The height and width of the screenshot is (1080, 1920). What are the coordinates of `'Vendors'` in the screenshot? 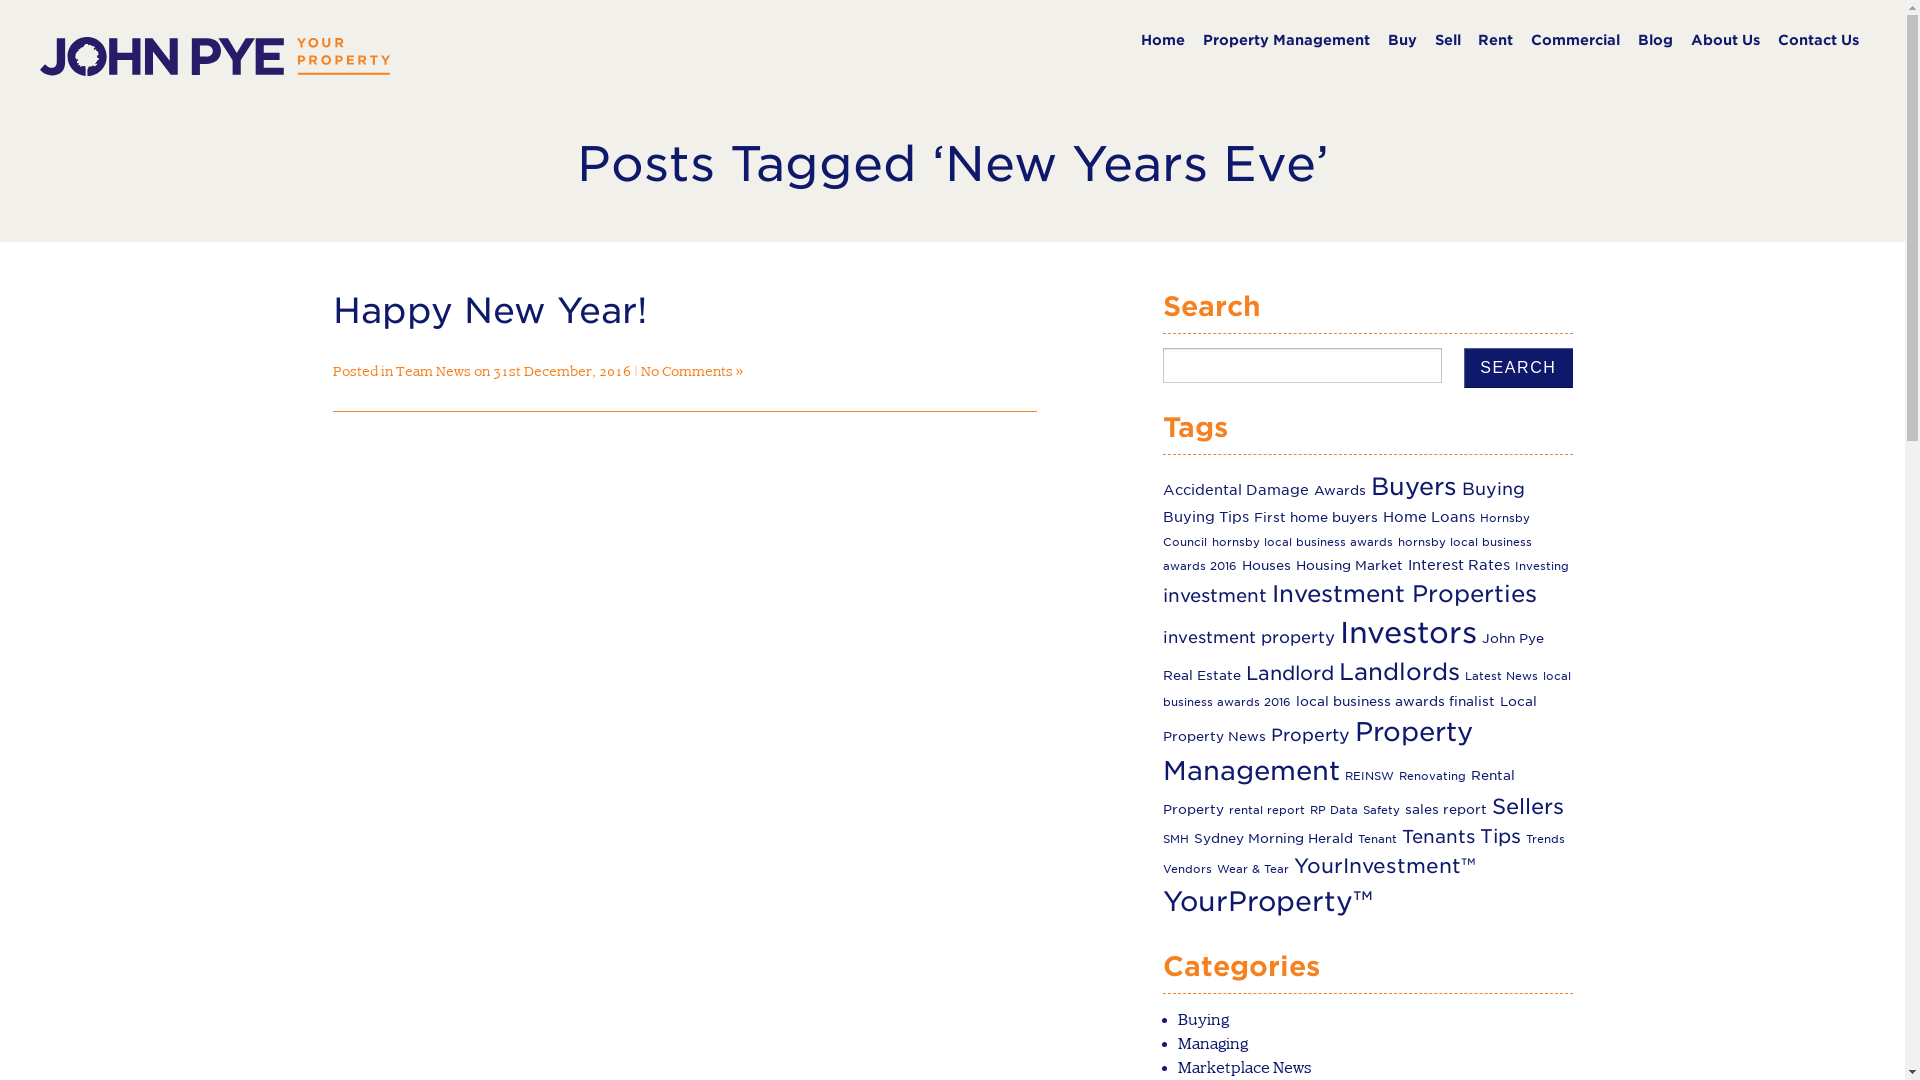 It's located at (1187, 868).